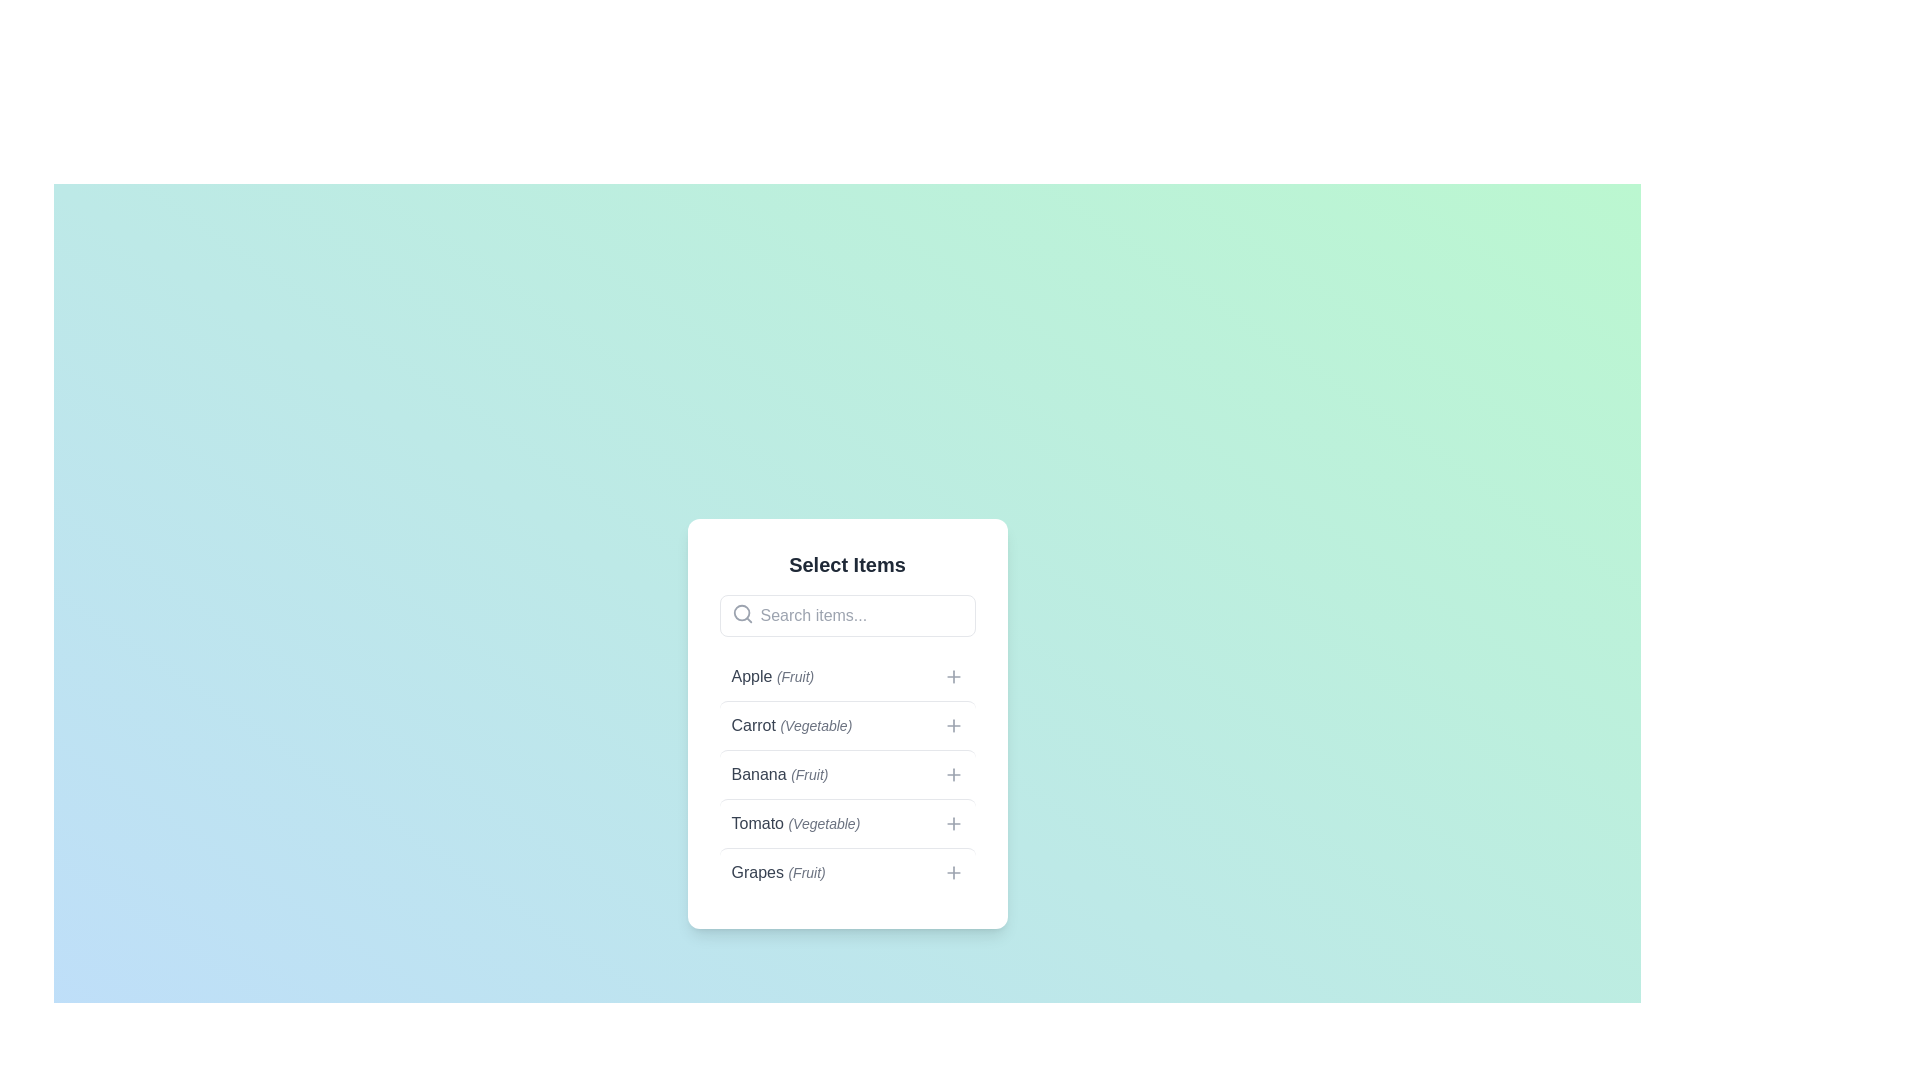  I want to click on the text label displaying '(Vegetable)' which is grayish and located next to 'Carrot' in the list, so click(816, 725).